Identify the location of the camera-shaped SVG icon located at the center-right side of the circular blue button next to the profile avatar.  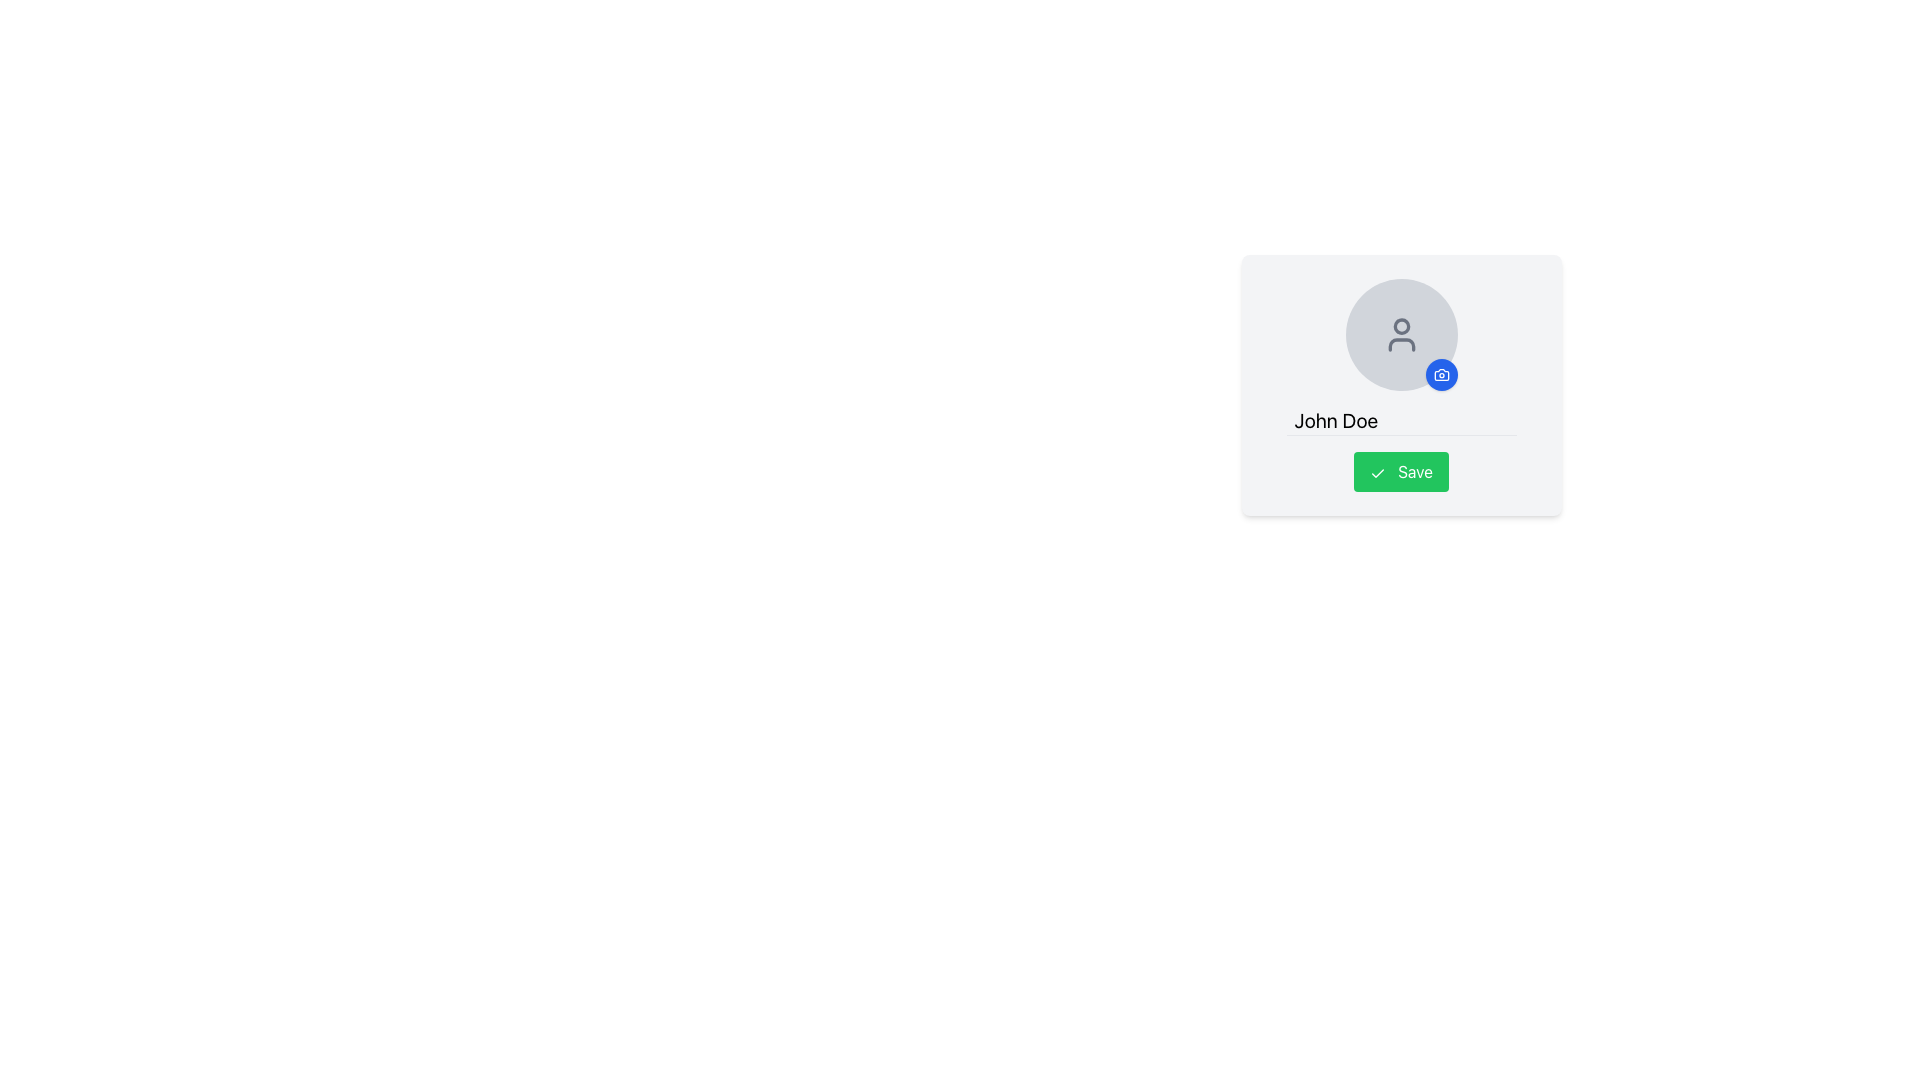
(1441, 374).